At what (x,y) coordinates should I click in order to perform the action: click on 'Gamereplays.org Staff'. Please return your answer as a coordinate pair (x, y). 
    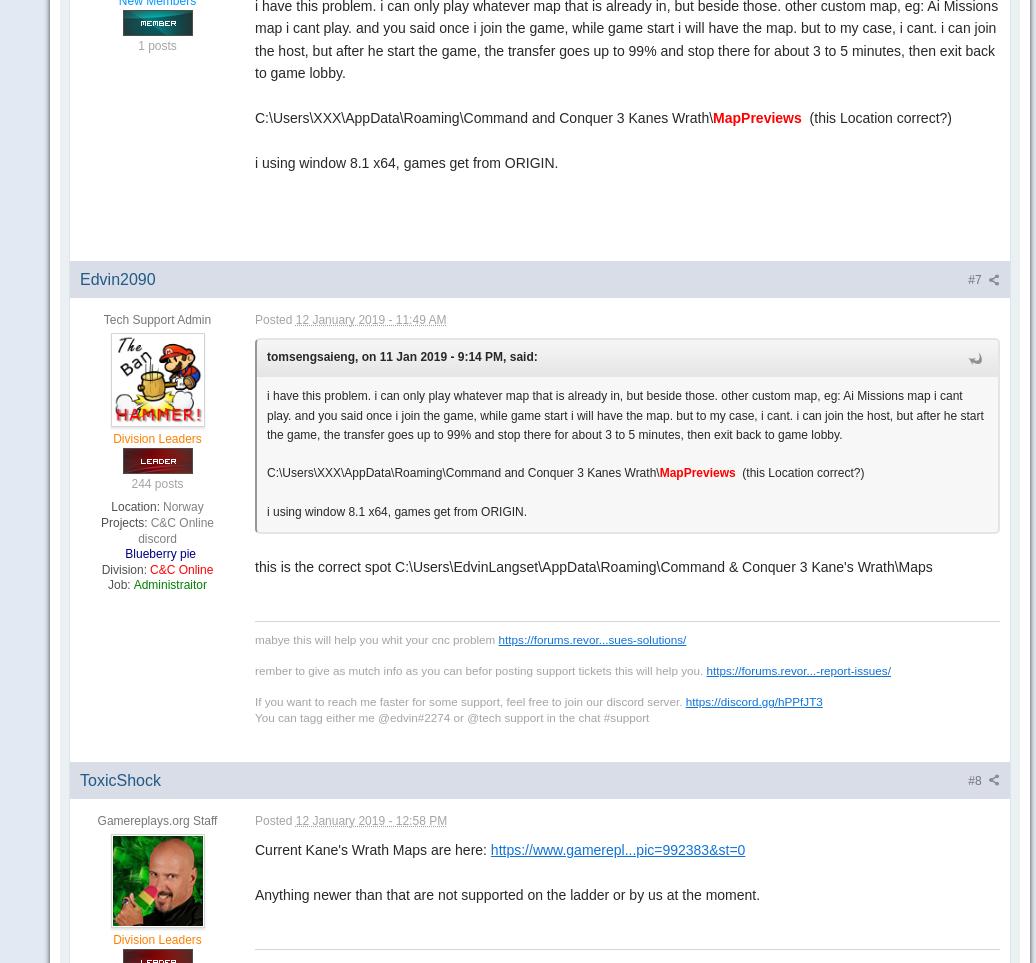
    Looking at the image, I should click on (96, 818).